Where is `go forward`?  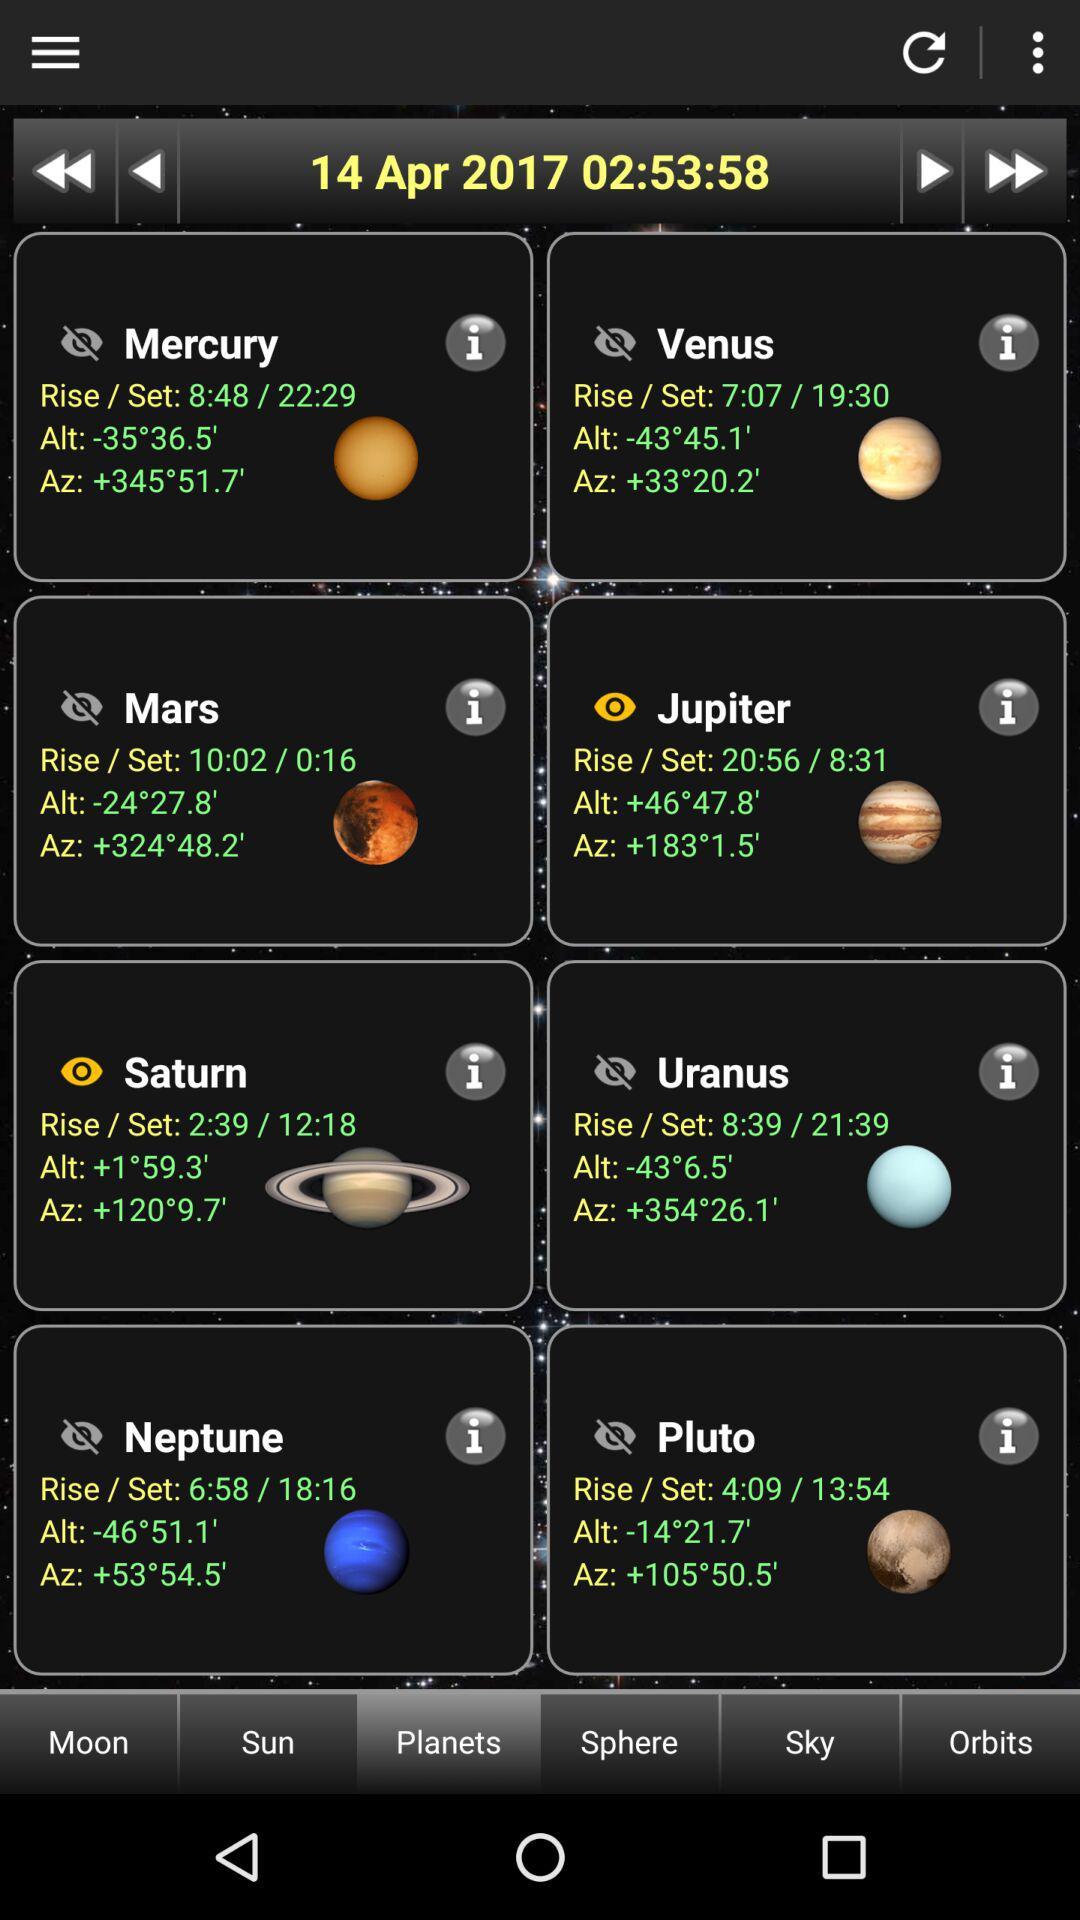 go forward is located at coordinates (932, 171).